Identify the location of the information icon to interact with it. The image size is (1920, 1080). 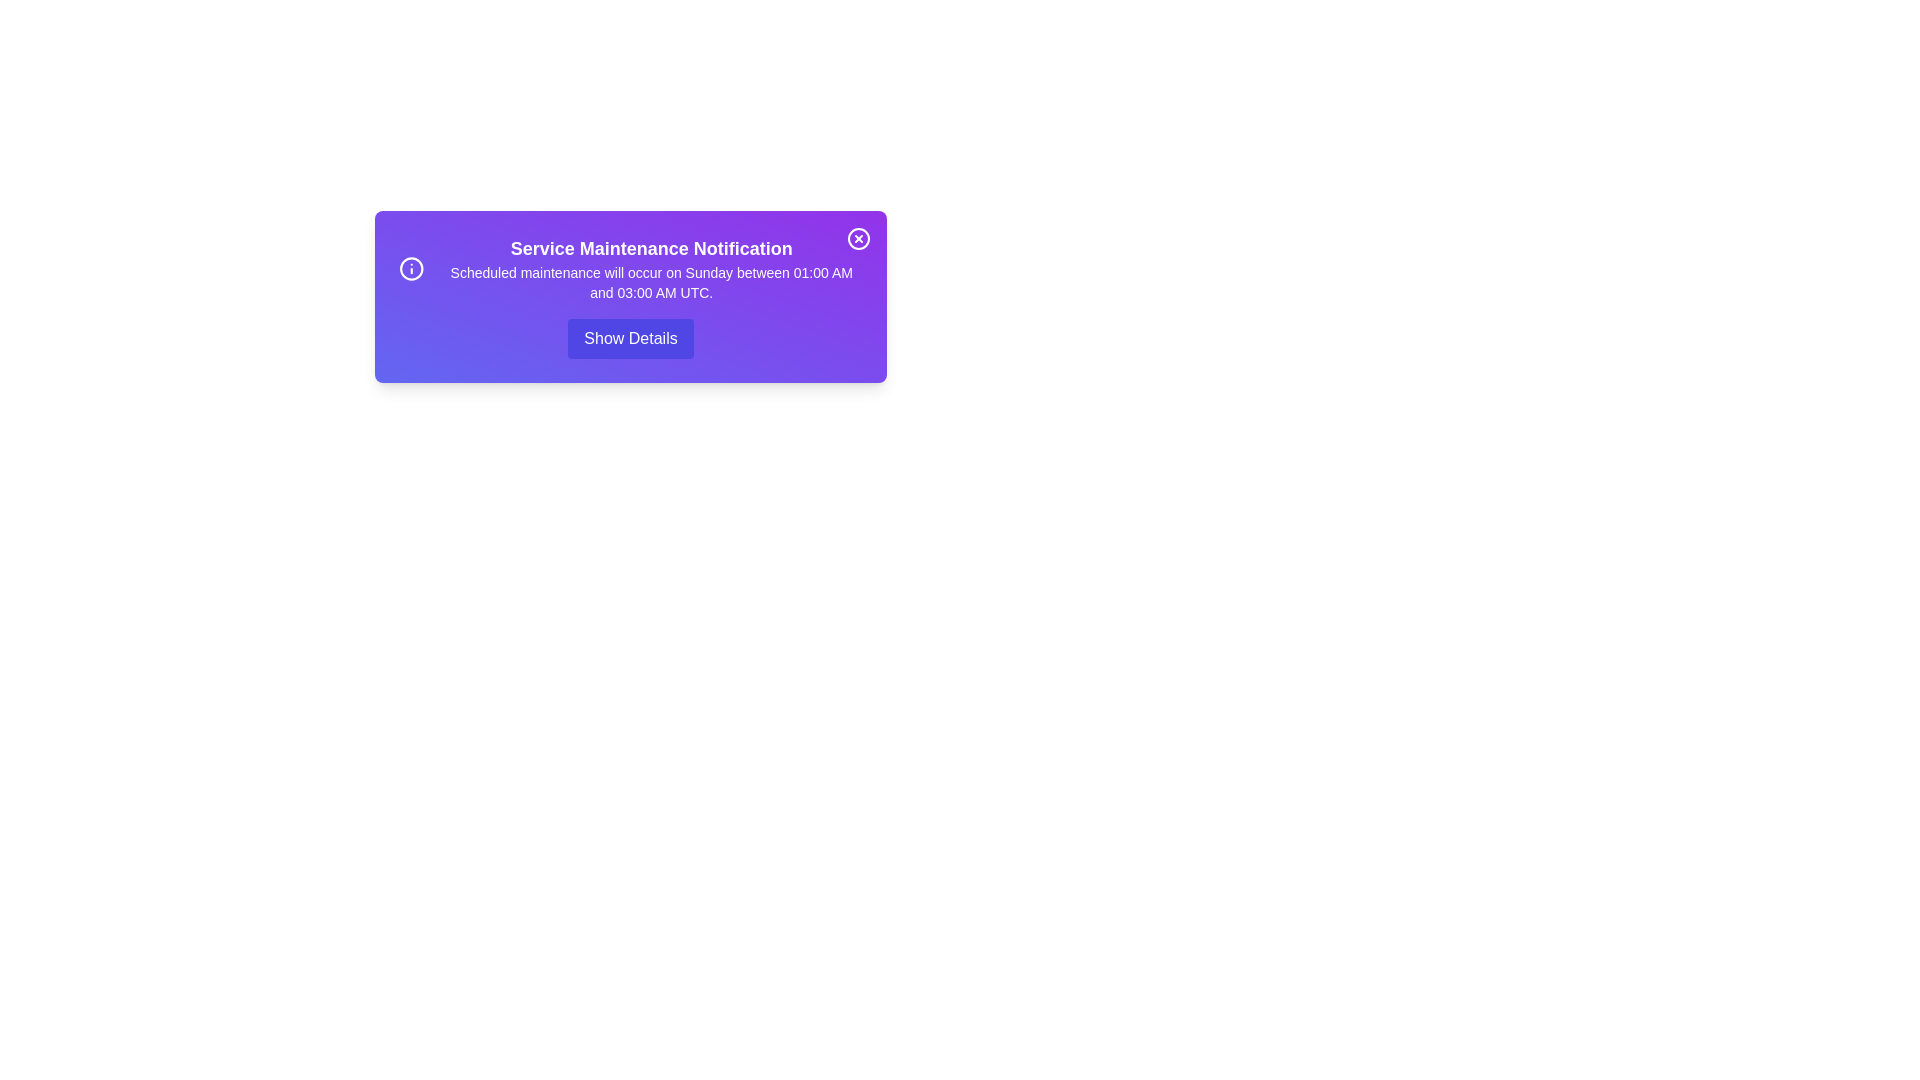
(410, 268).